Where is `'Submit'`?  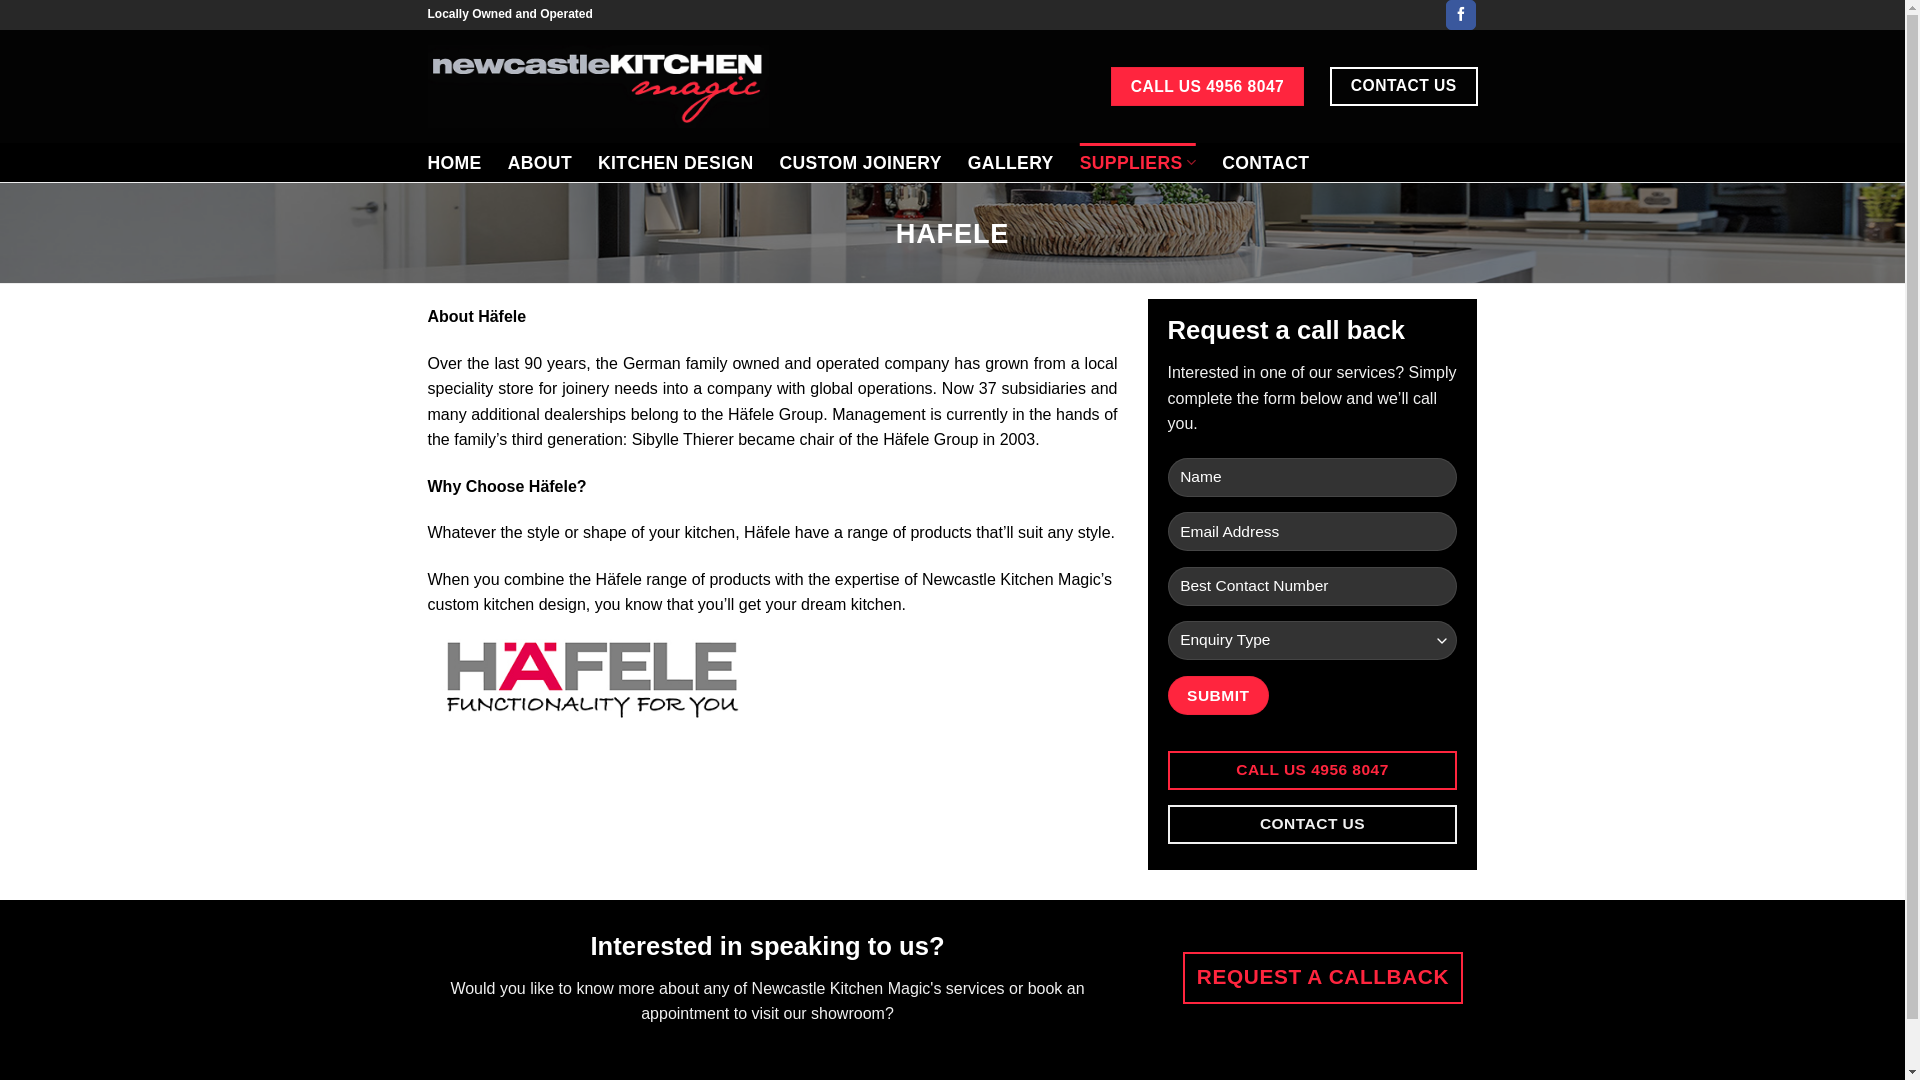 'Submit' is located at coordinates (1167, 694).